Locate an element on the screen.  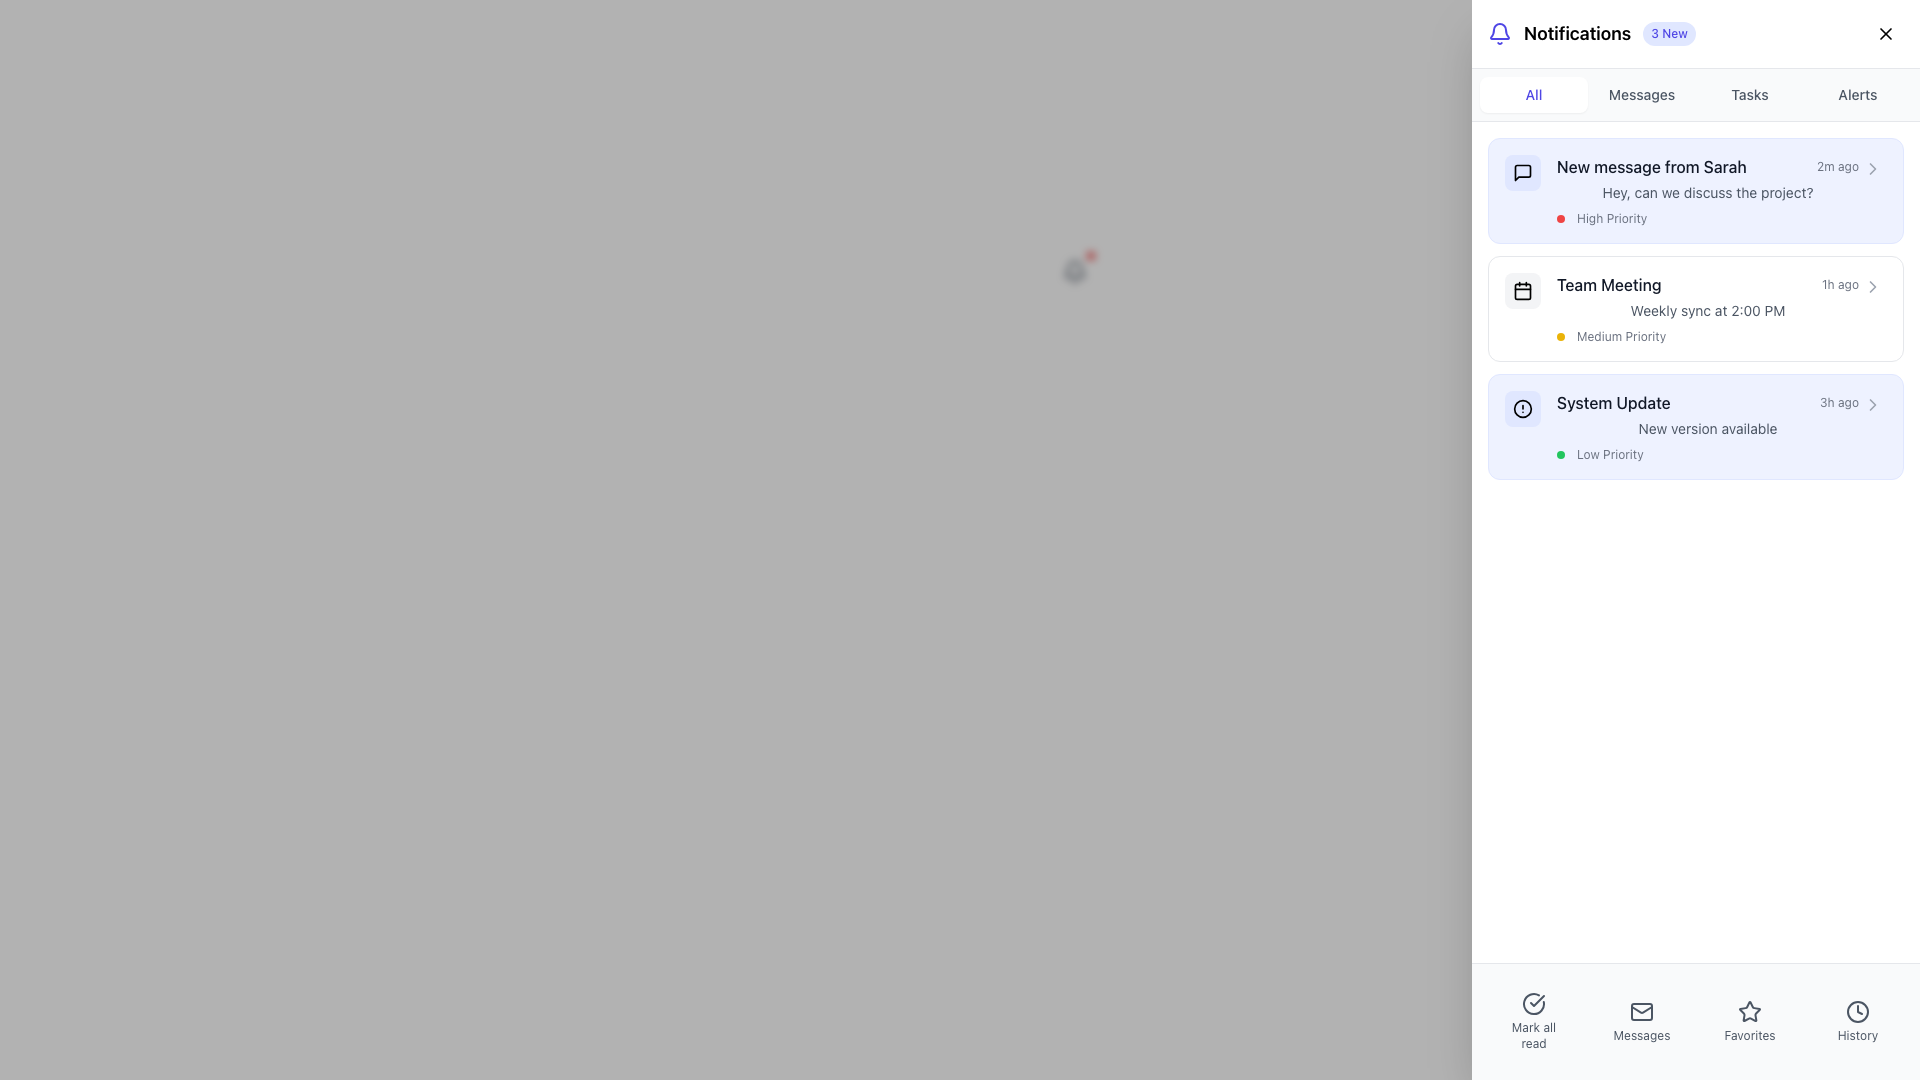
the 'Alerts' button, which is a horizontally rectangular tab located on the top-right of the tab group in the interface is located at coordinates (1856, 95).